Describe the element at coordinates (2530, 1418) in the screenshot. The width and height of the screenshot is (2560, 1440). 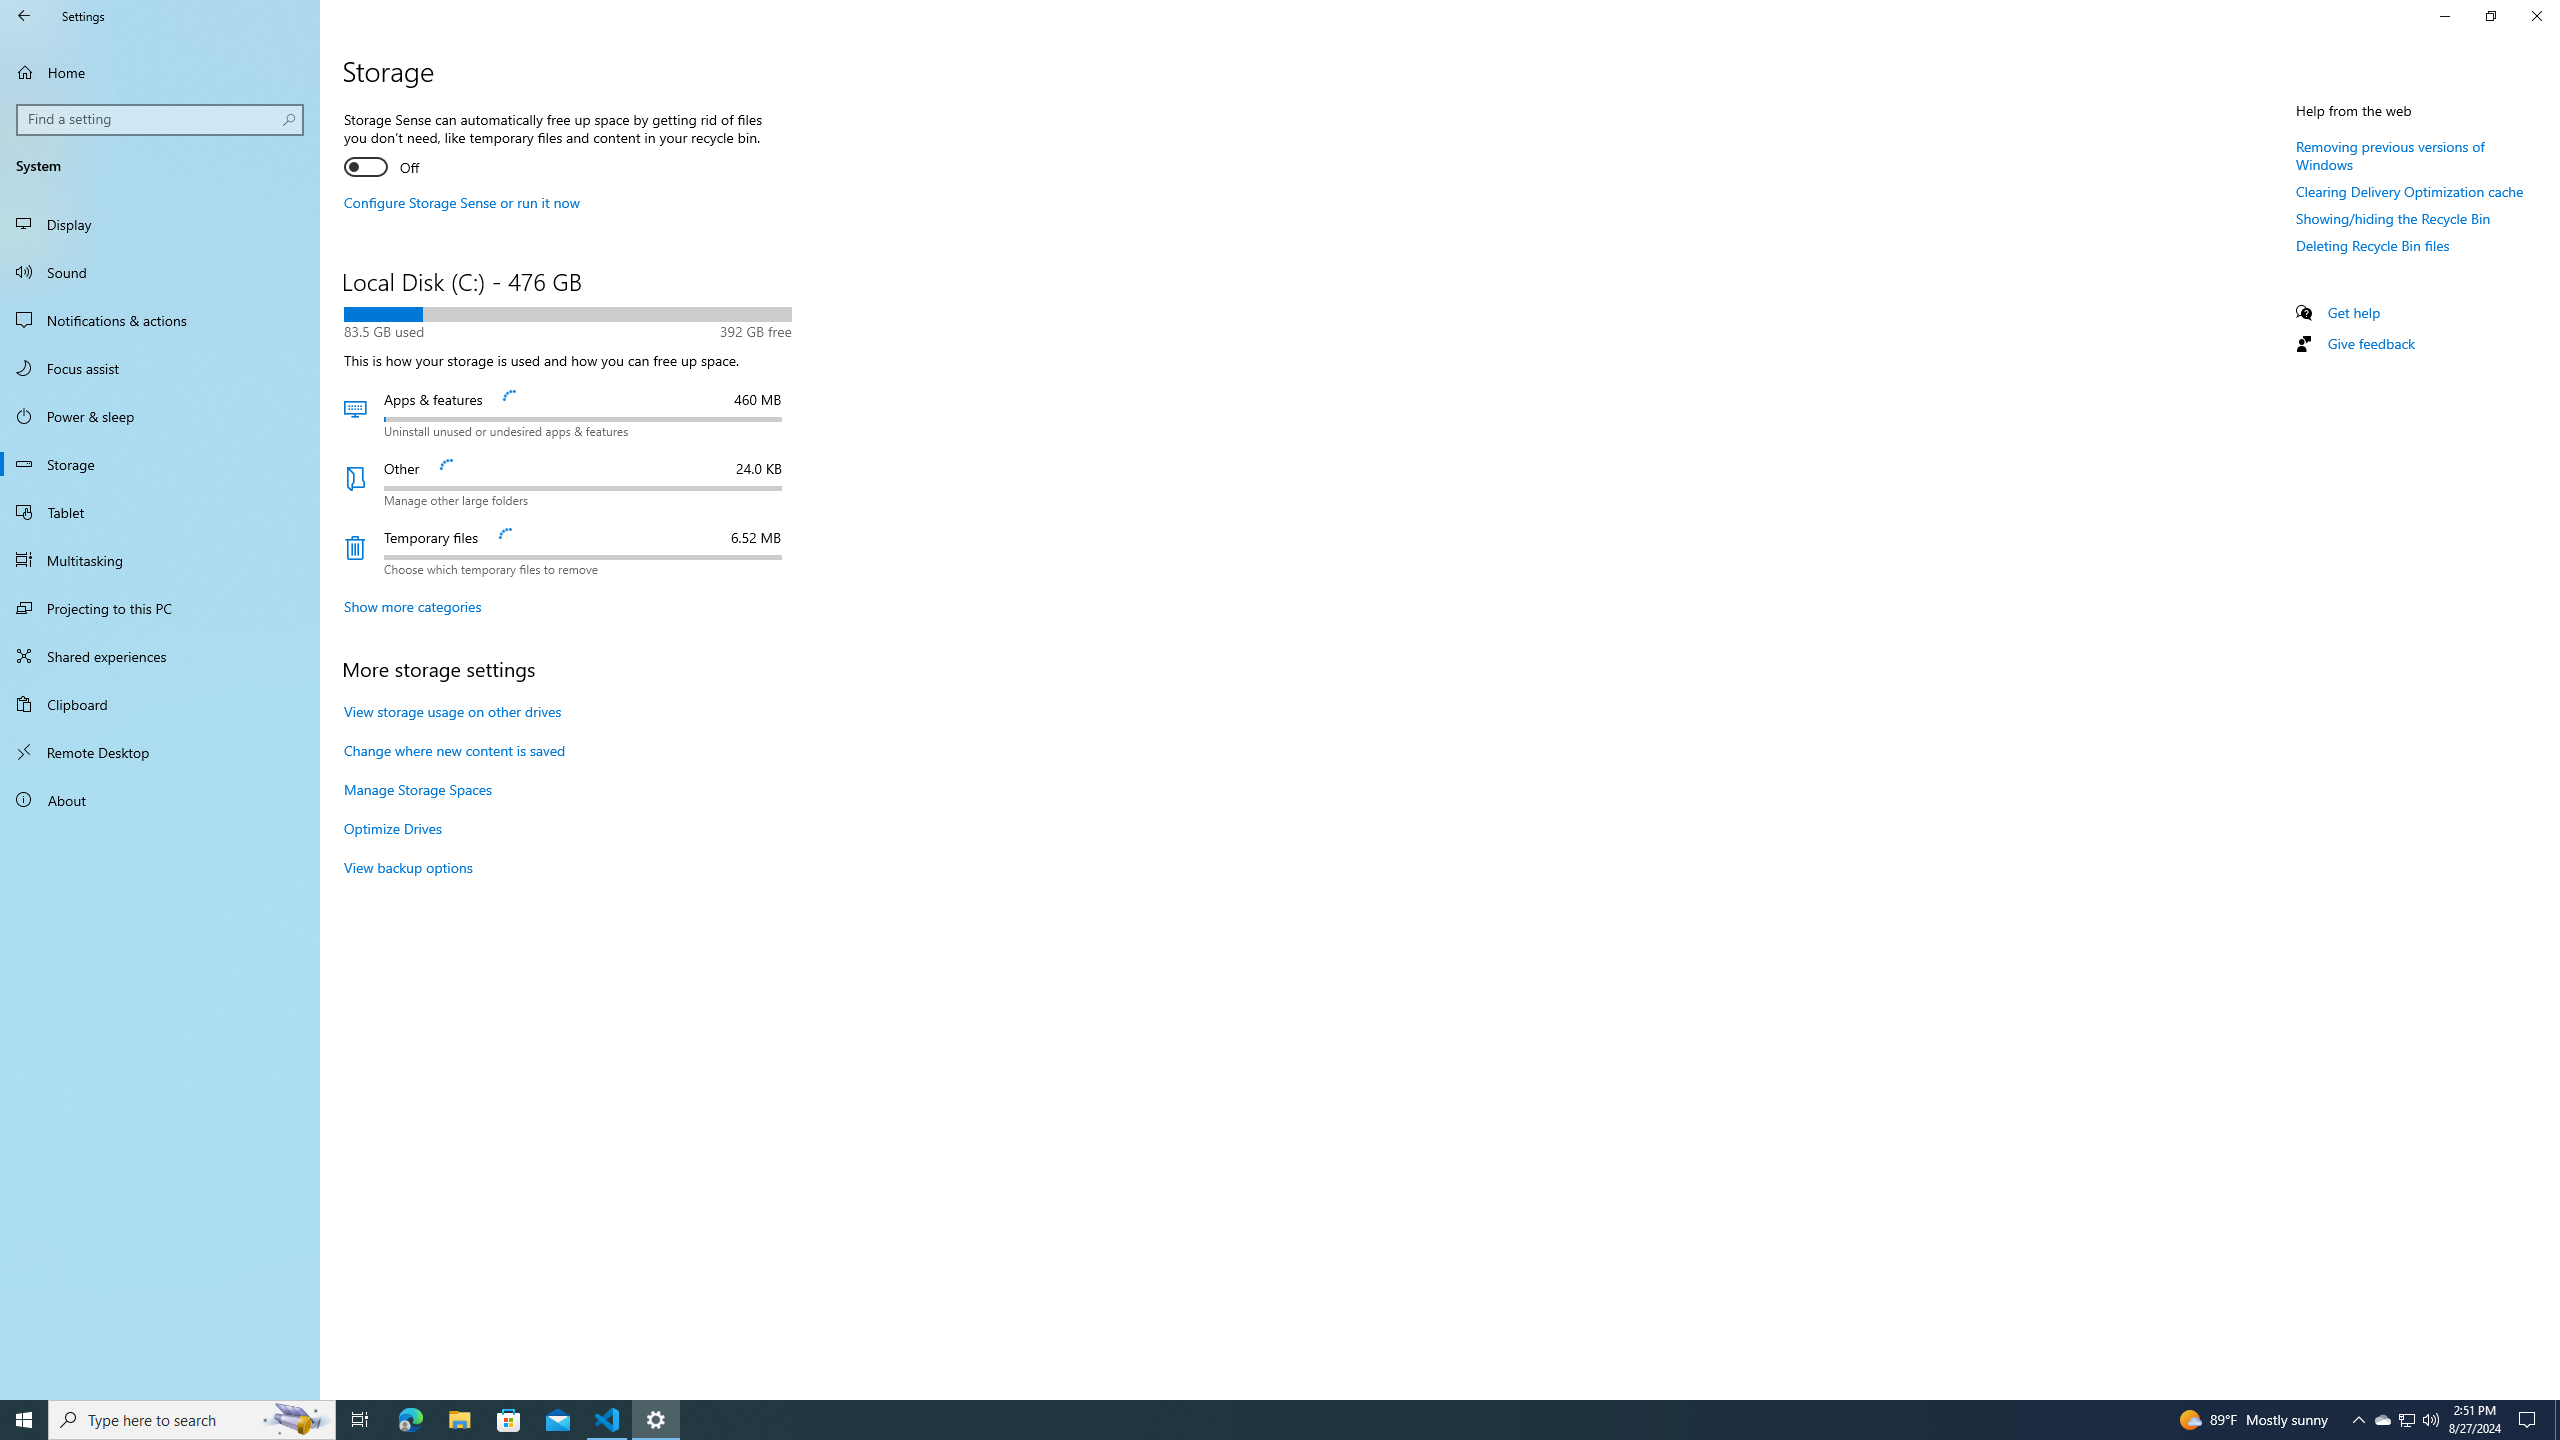
I see `'Action Center, No new notifications'` at that location.